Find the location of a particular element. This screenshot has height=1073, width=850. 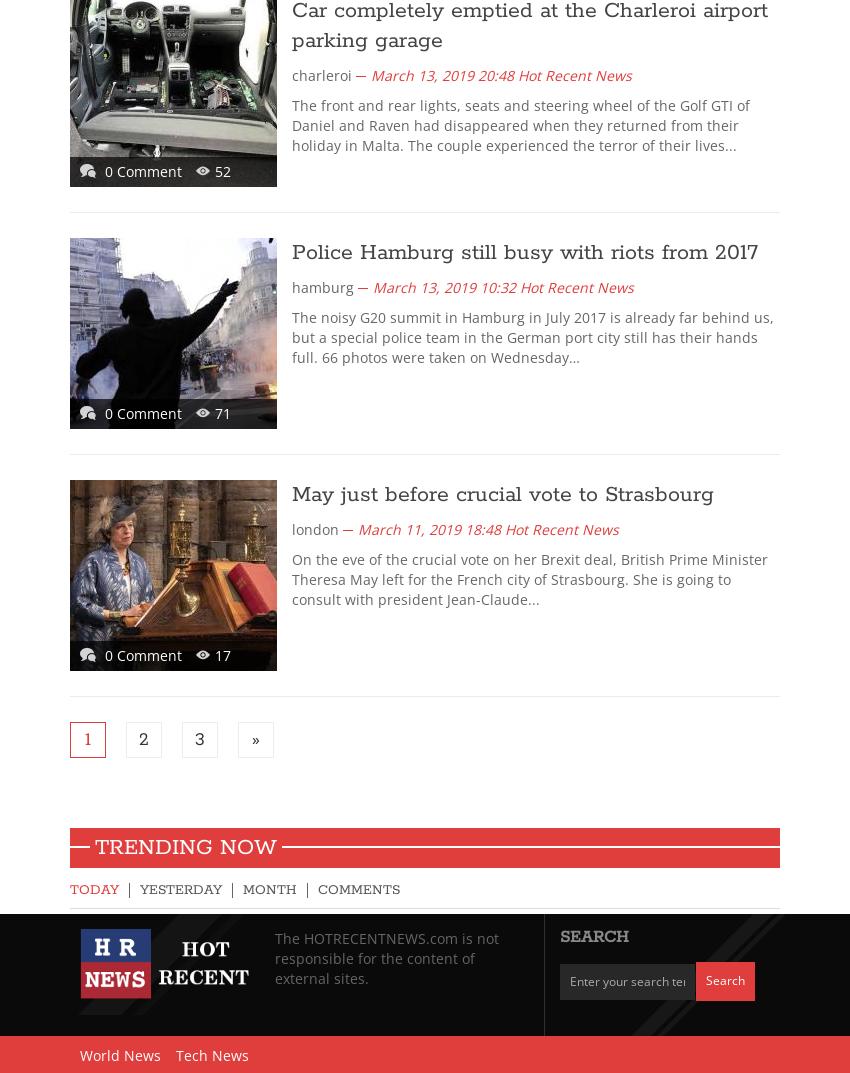

'2' is located at coordinates (138, 739).